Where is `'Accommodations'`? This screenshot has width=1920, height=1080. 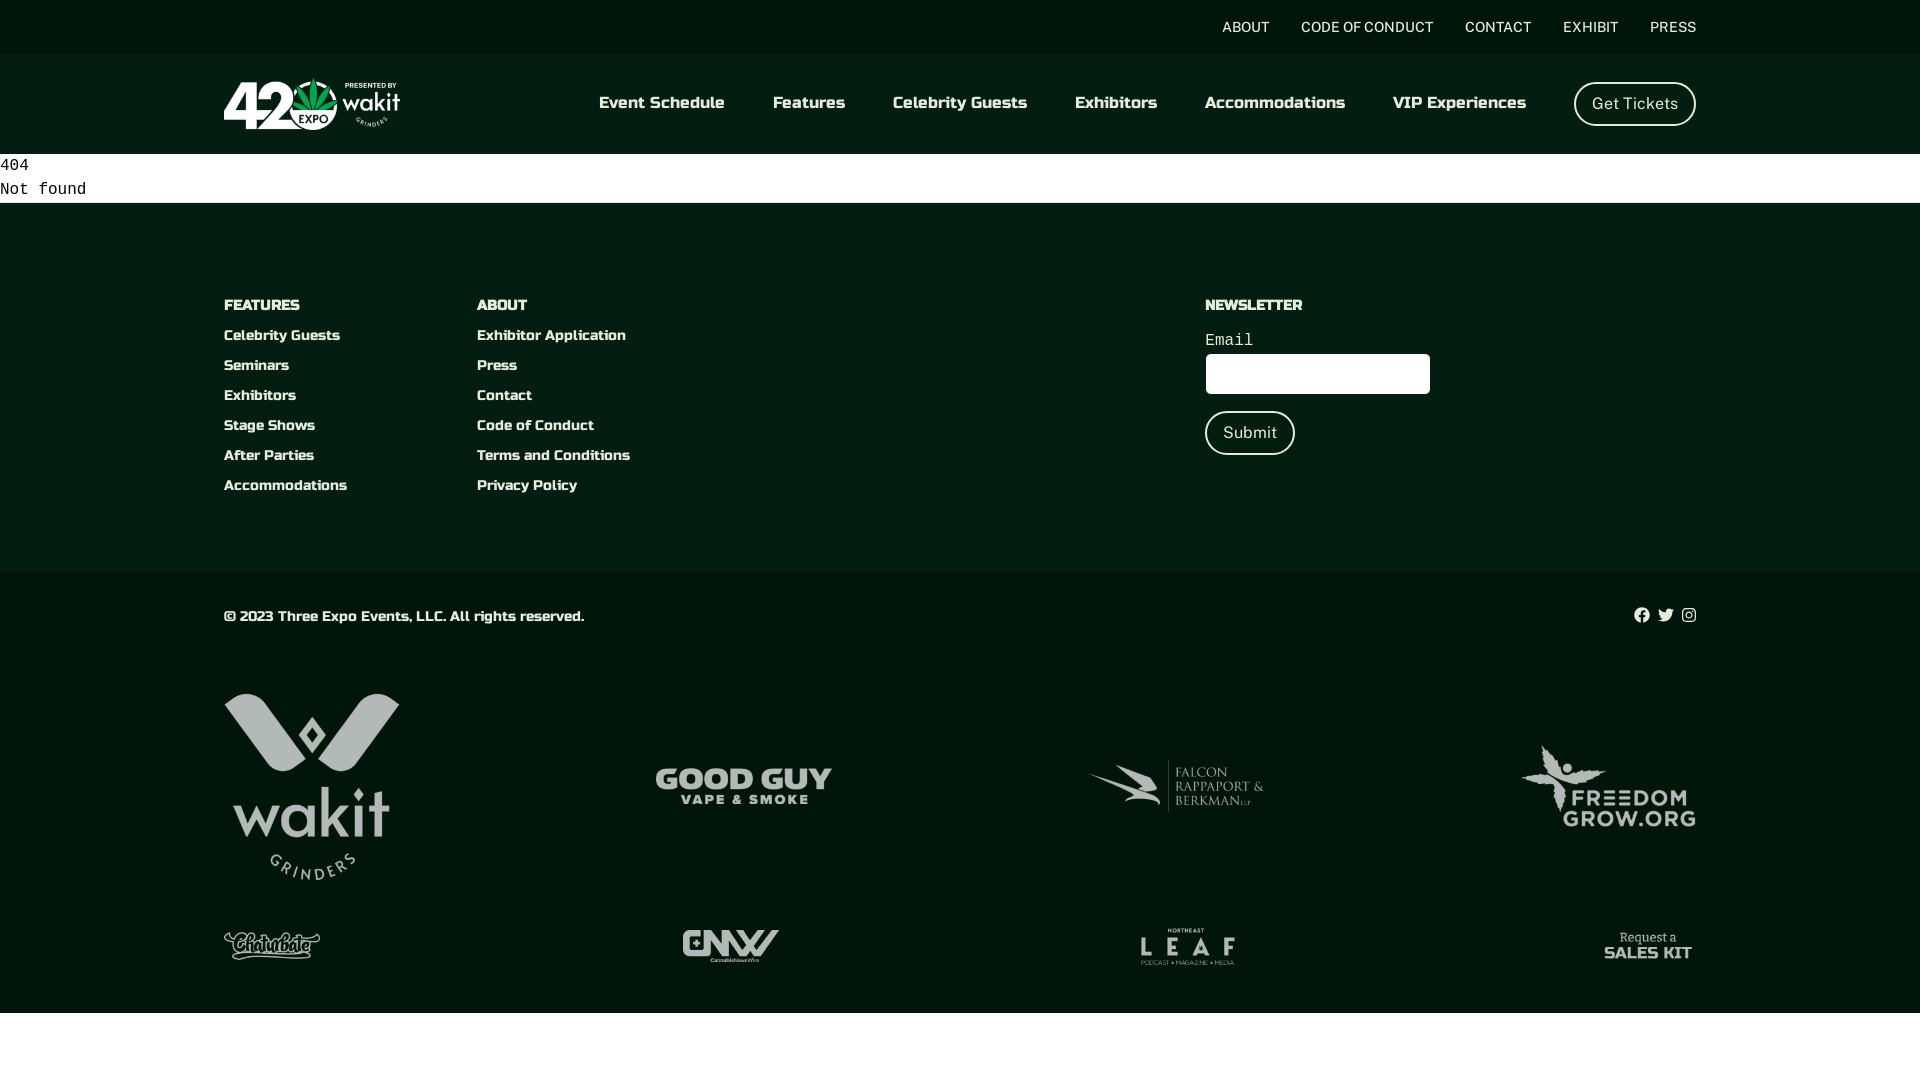 'Accommodations' is located at coordinates (1274, 102).